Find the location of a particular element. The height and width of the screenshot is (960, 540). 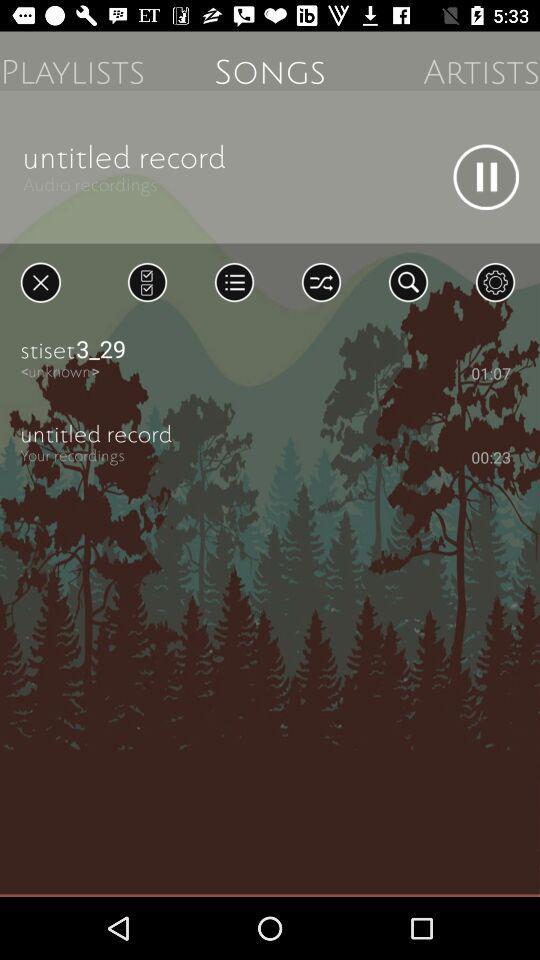

shuffle is located at coordinates (321, 281).